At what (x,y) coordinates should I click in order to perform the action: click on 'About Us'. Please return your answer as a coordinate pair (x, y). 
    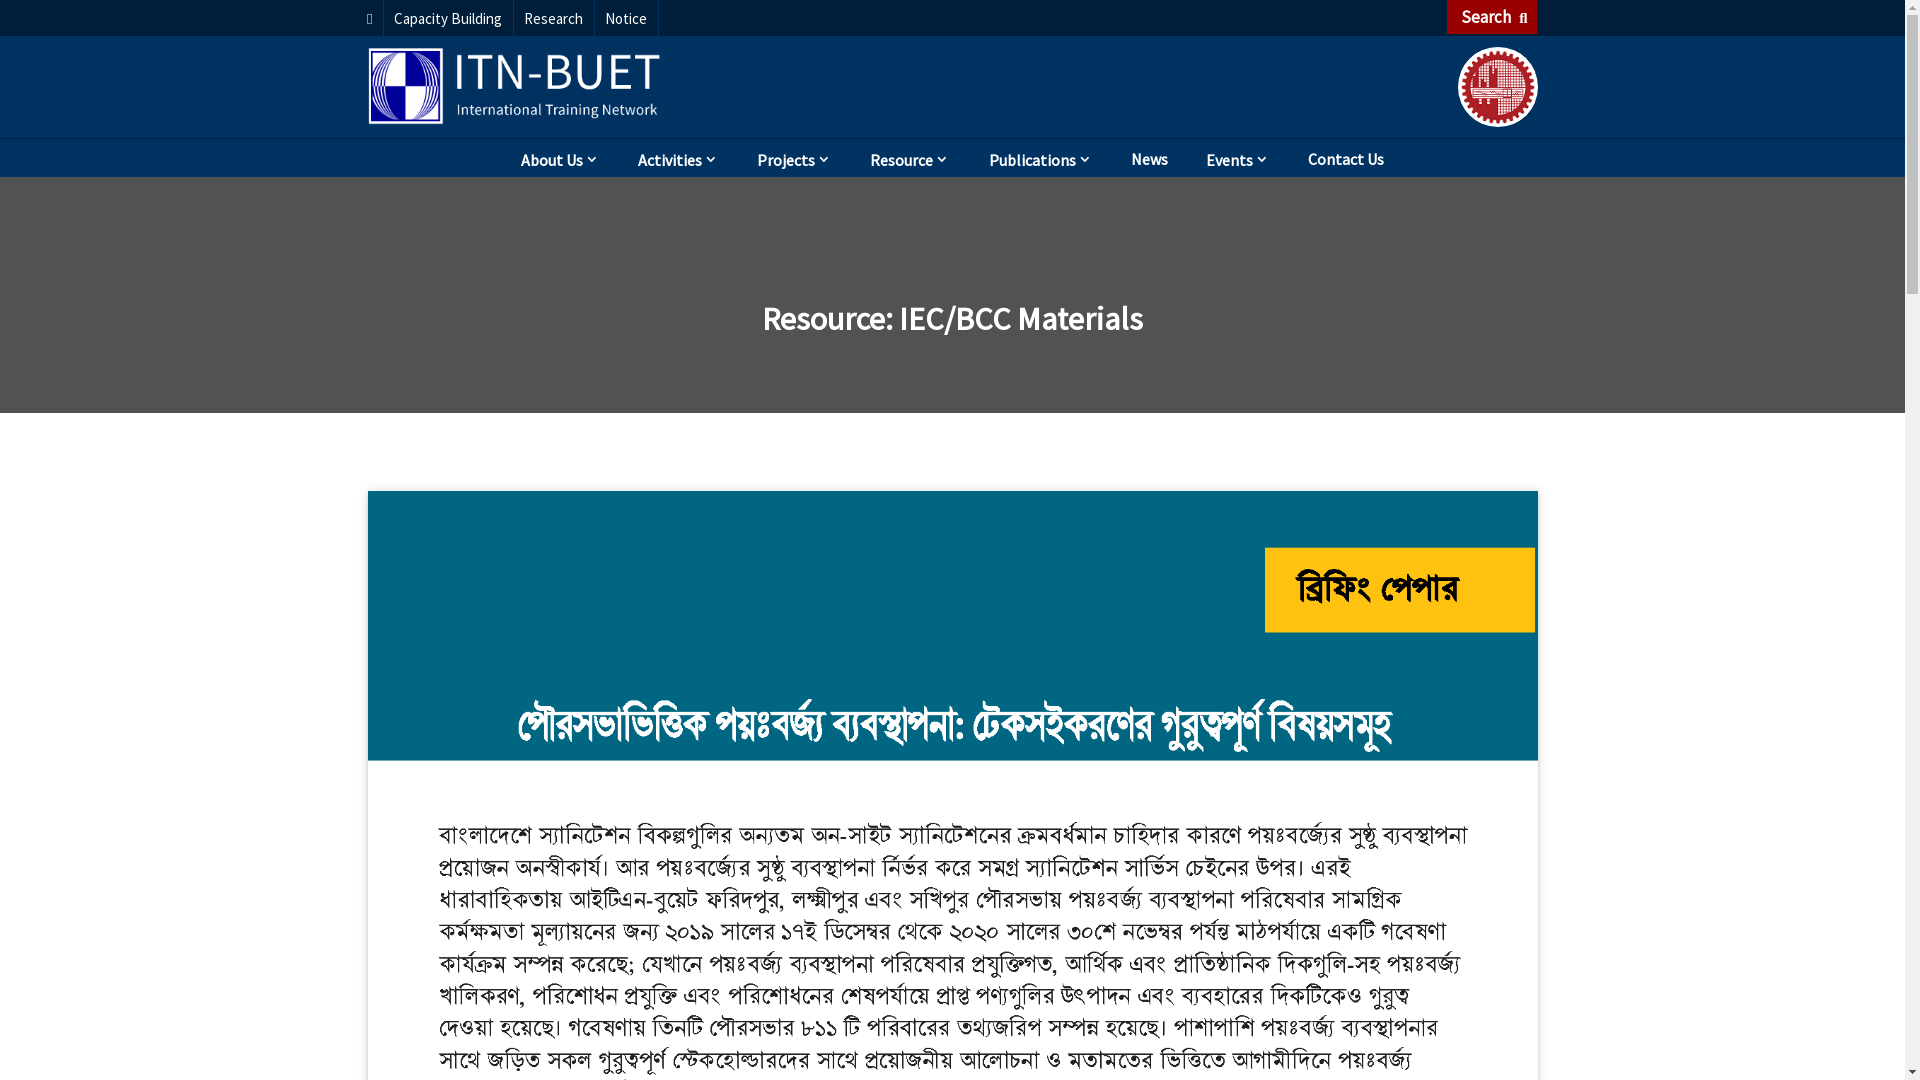
    Looking at the image, I should click on (560, 156).